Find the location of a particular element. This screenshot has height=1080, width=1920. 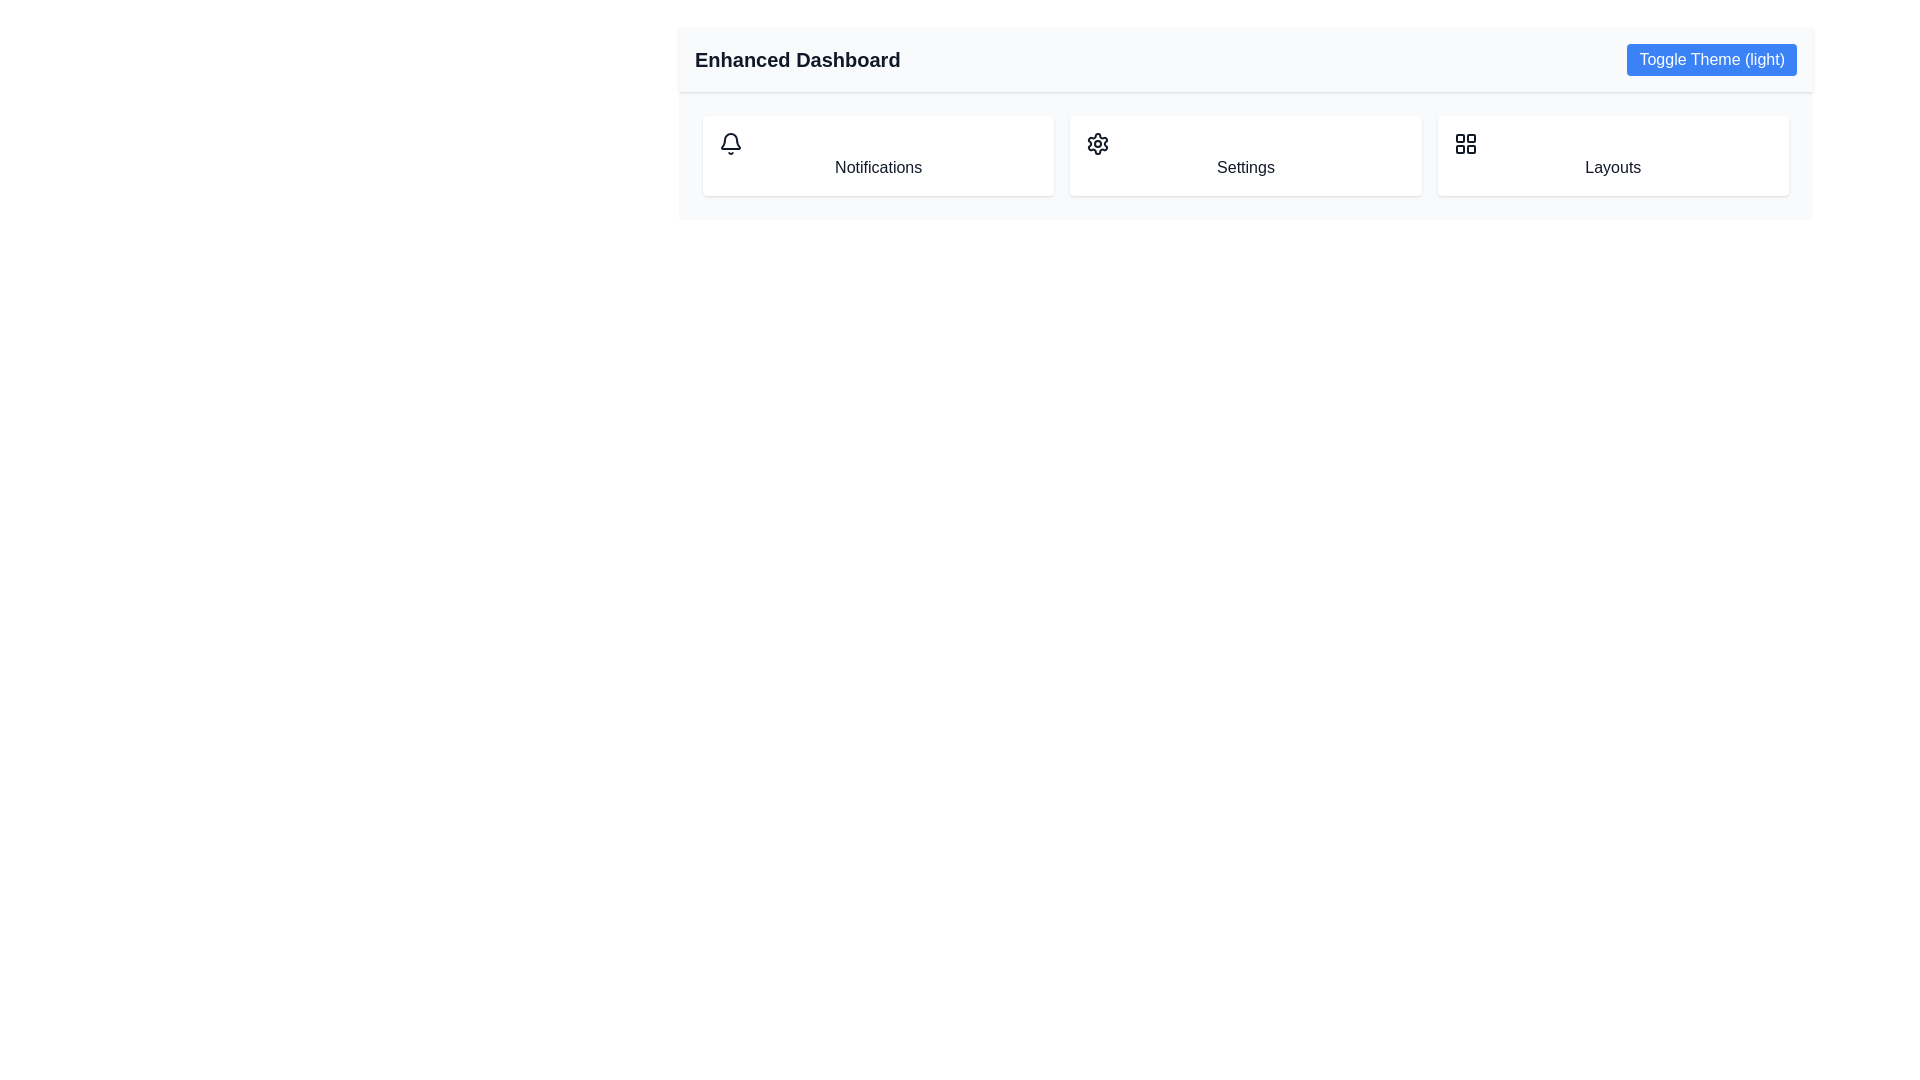

the menu bar located at the top of the interface under the 'Enhanced Dashboard' heading is located at coordinates (1245, 154).